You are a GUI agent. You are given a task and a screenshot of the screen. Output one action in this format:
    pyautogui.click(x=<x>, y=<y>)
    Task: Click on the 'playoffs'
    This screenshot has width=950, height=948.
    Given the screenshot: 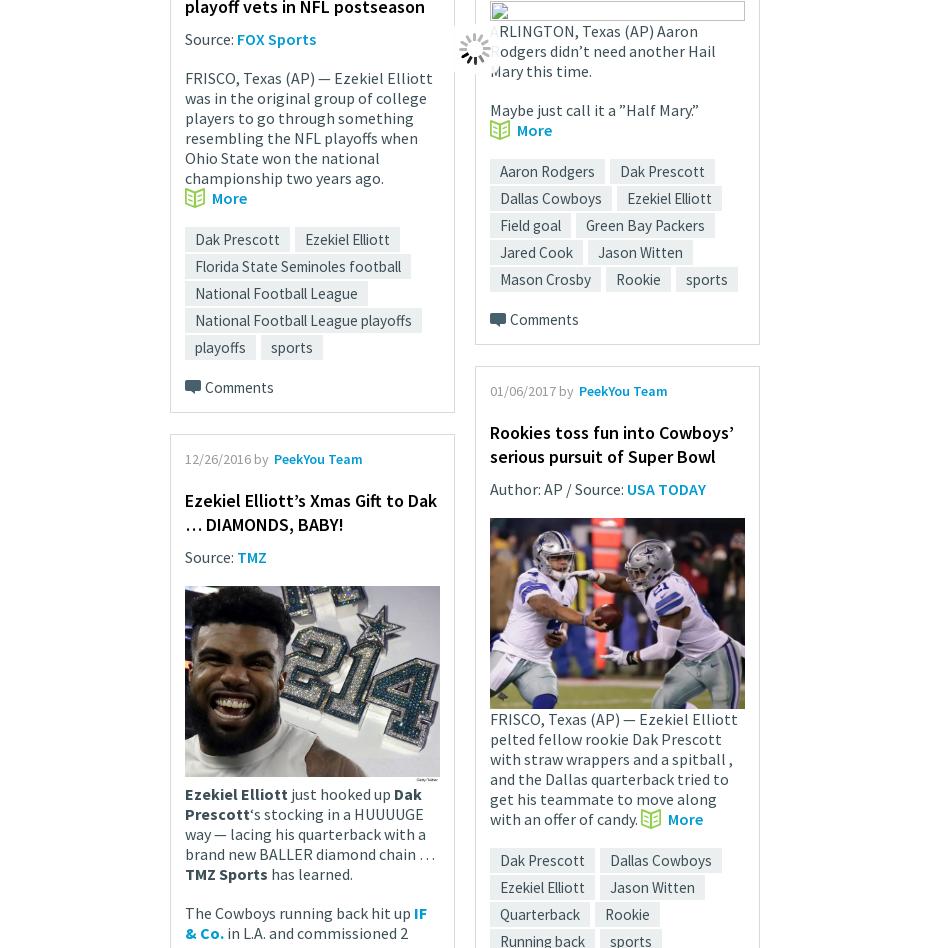 What is the action you would take?
    pyautogui.click(x=220, y=346)
    